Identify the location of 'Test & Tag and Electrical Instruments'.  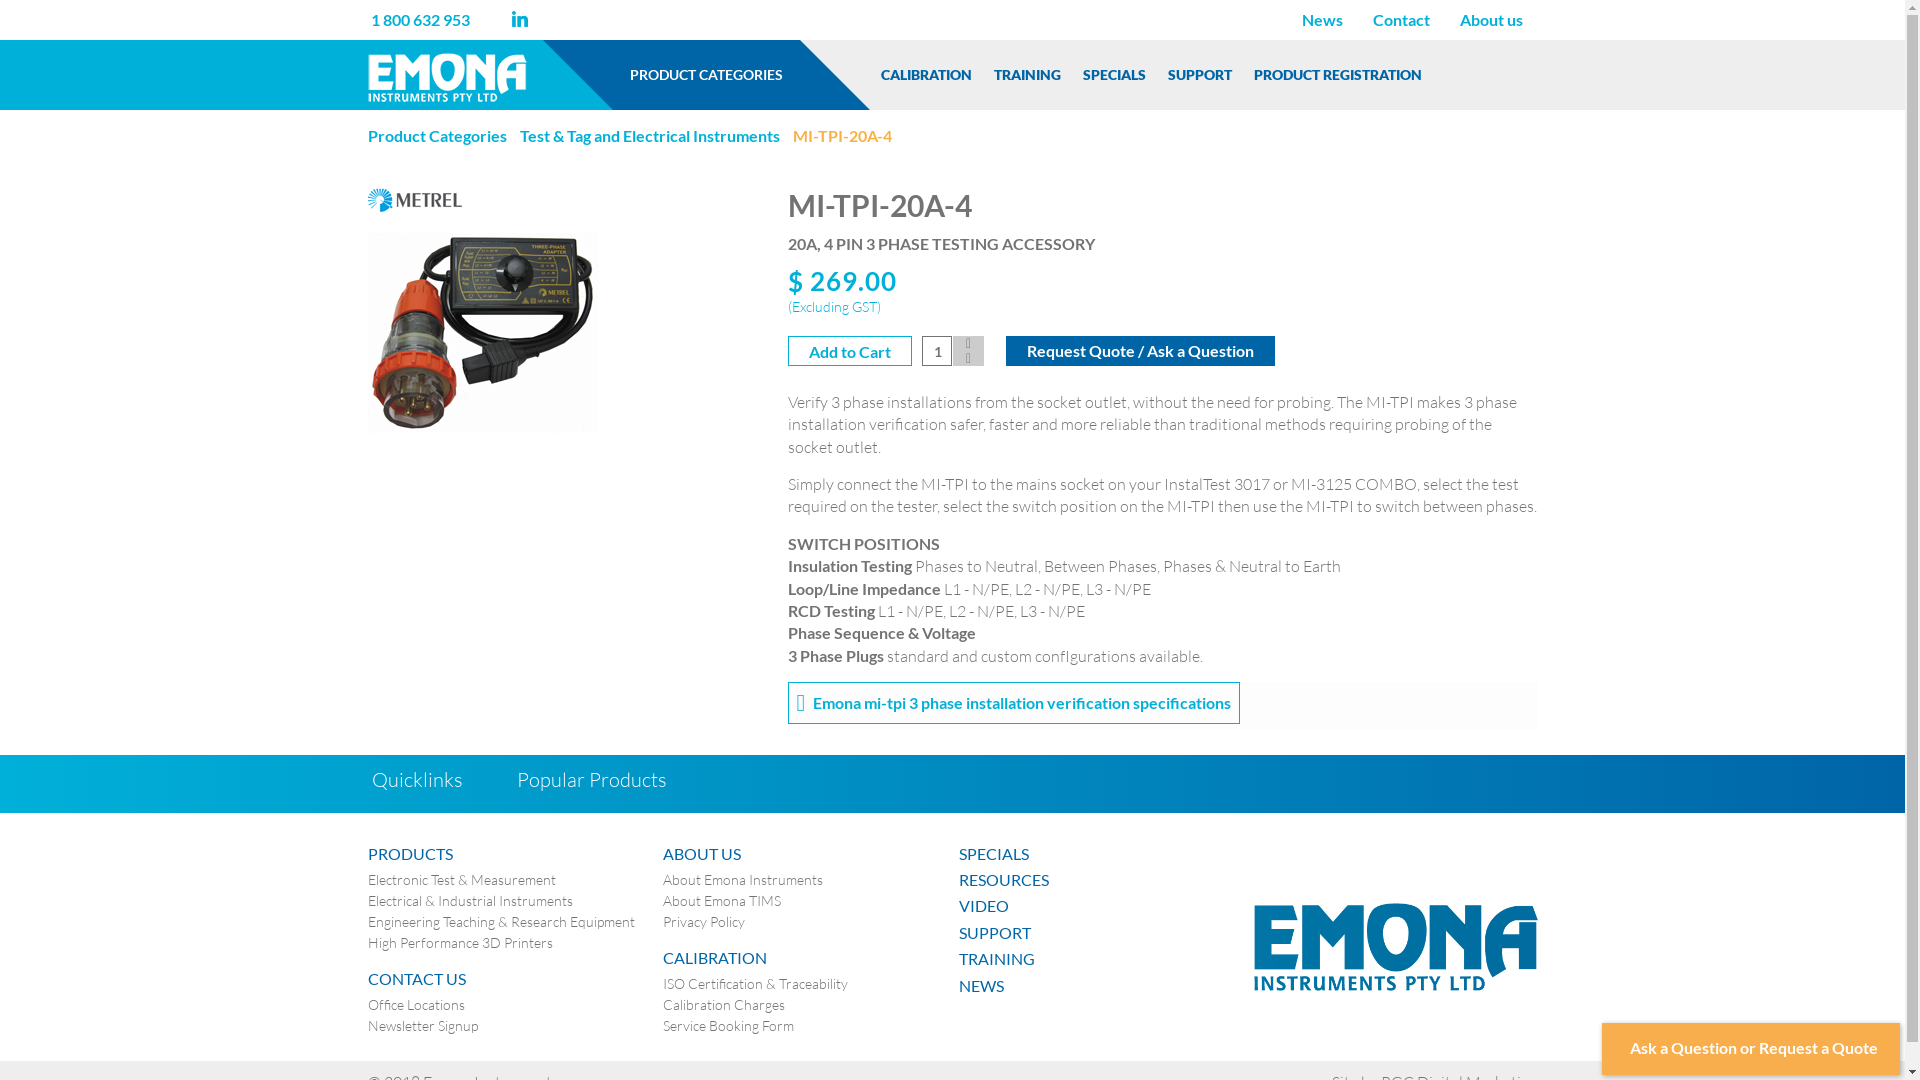
(649, 135).